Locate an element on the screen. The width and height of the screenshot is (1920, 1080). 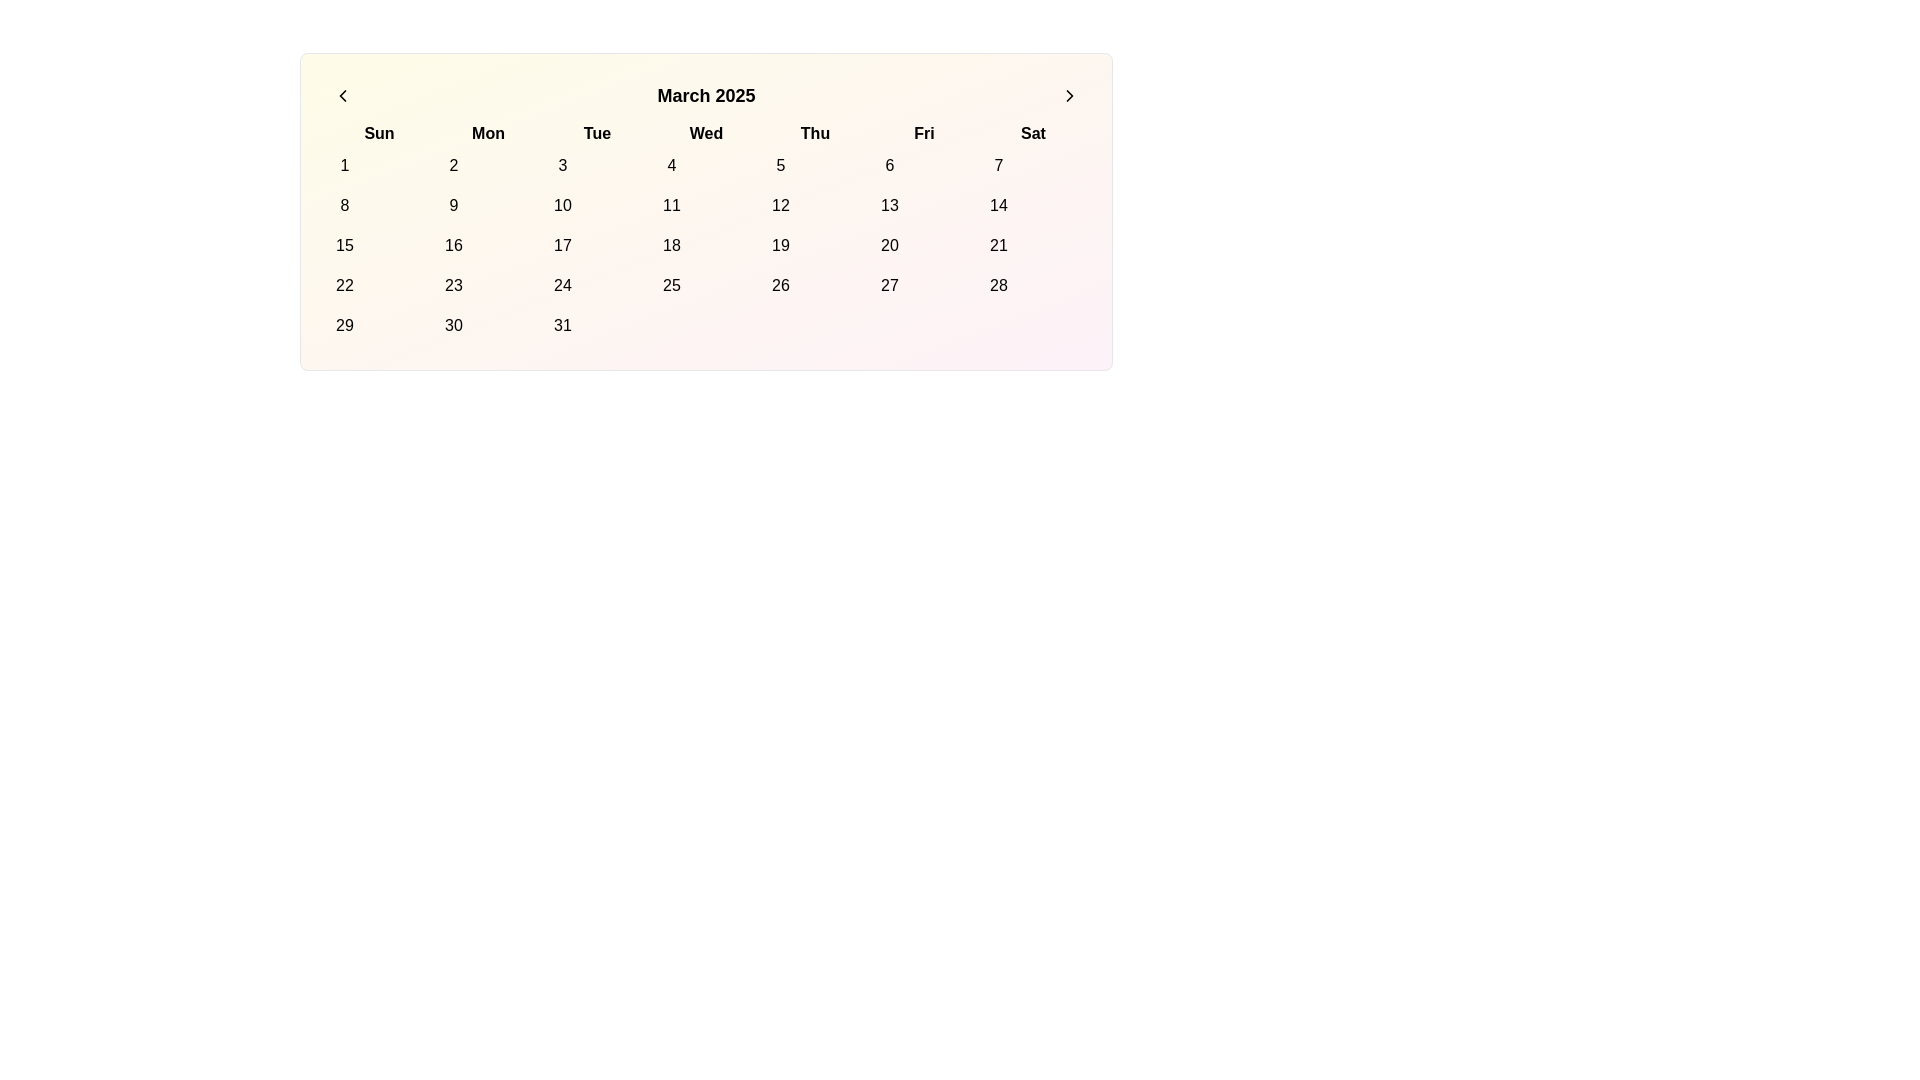
the static text label displaying the current month and year in the calendar, which is centrally located between the navigation icons is located at coordinates (706, 96).